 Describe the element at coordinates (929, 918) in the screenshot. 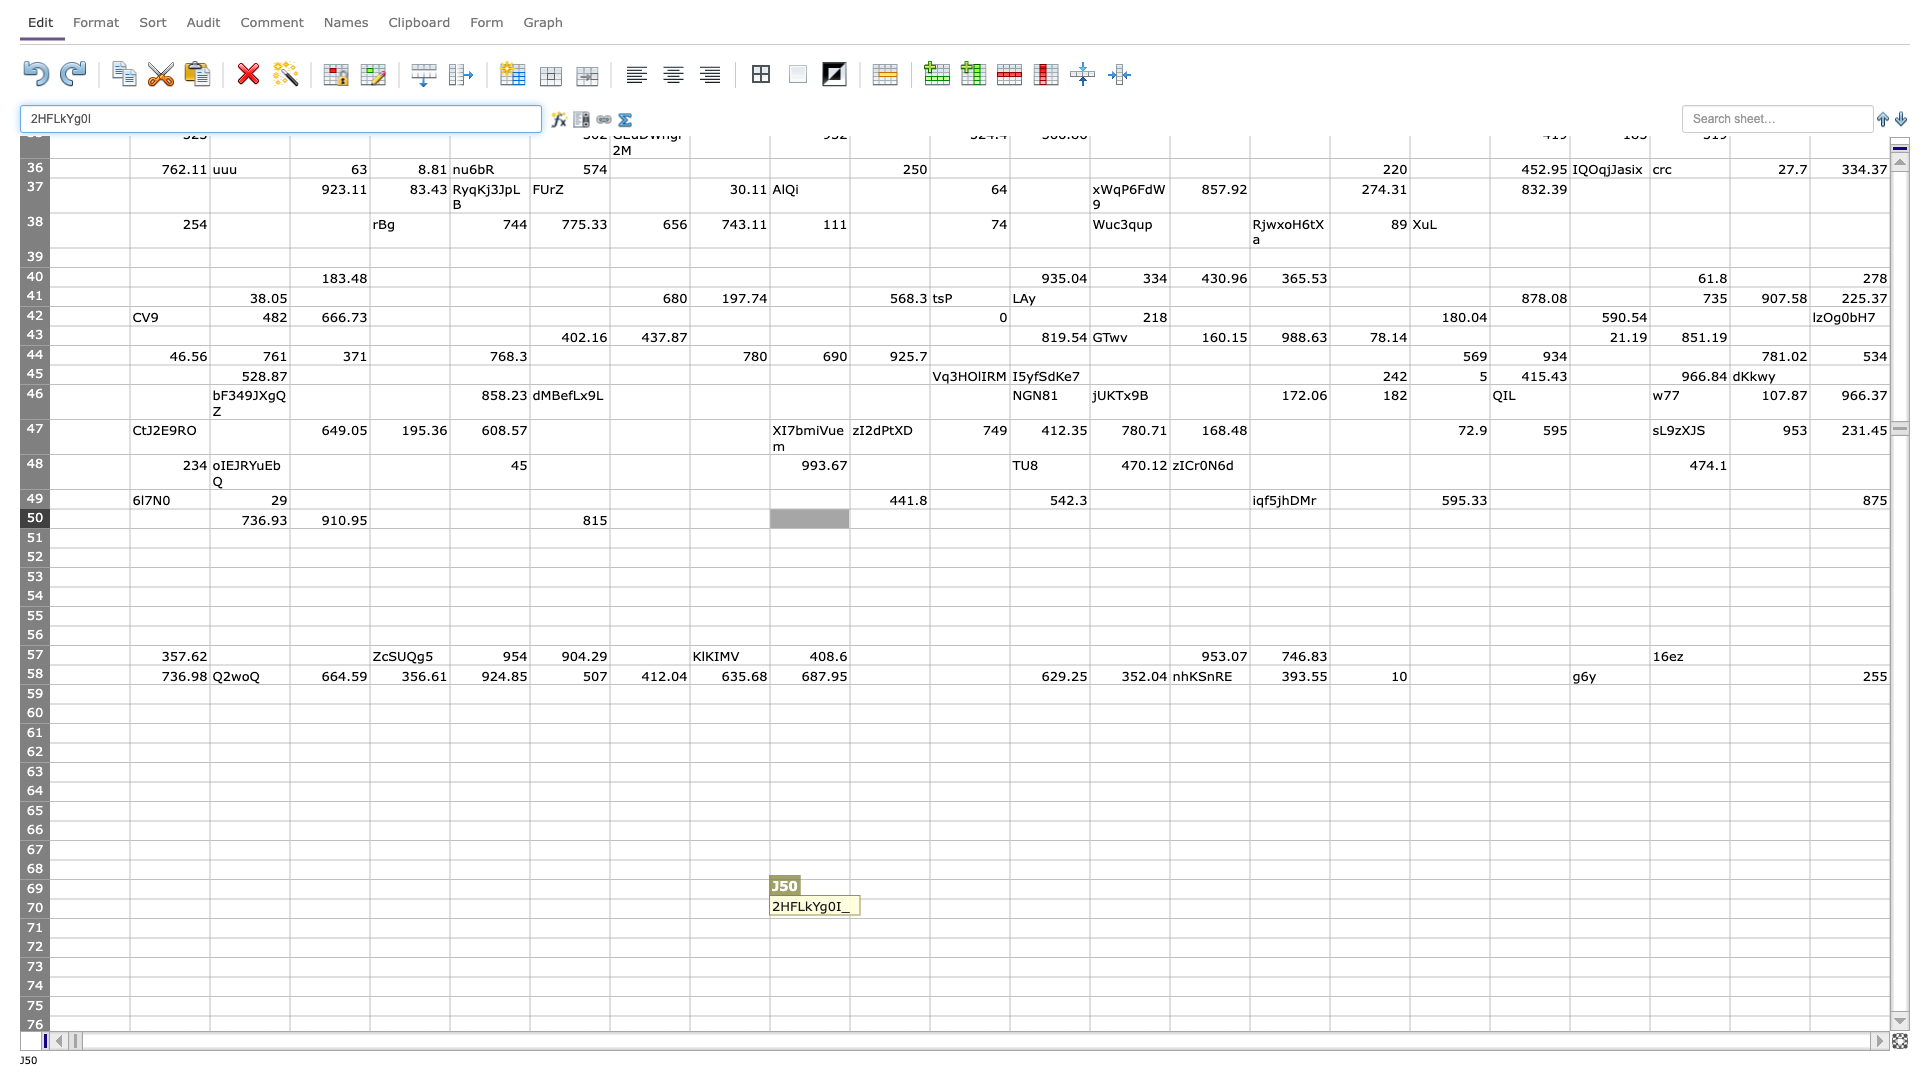

I see `Place cursor on fill handle point of K70` at that location.